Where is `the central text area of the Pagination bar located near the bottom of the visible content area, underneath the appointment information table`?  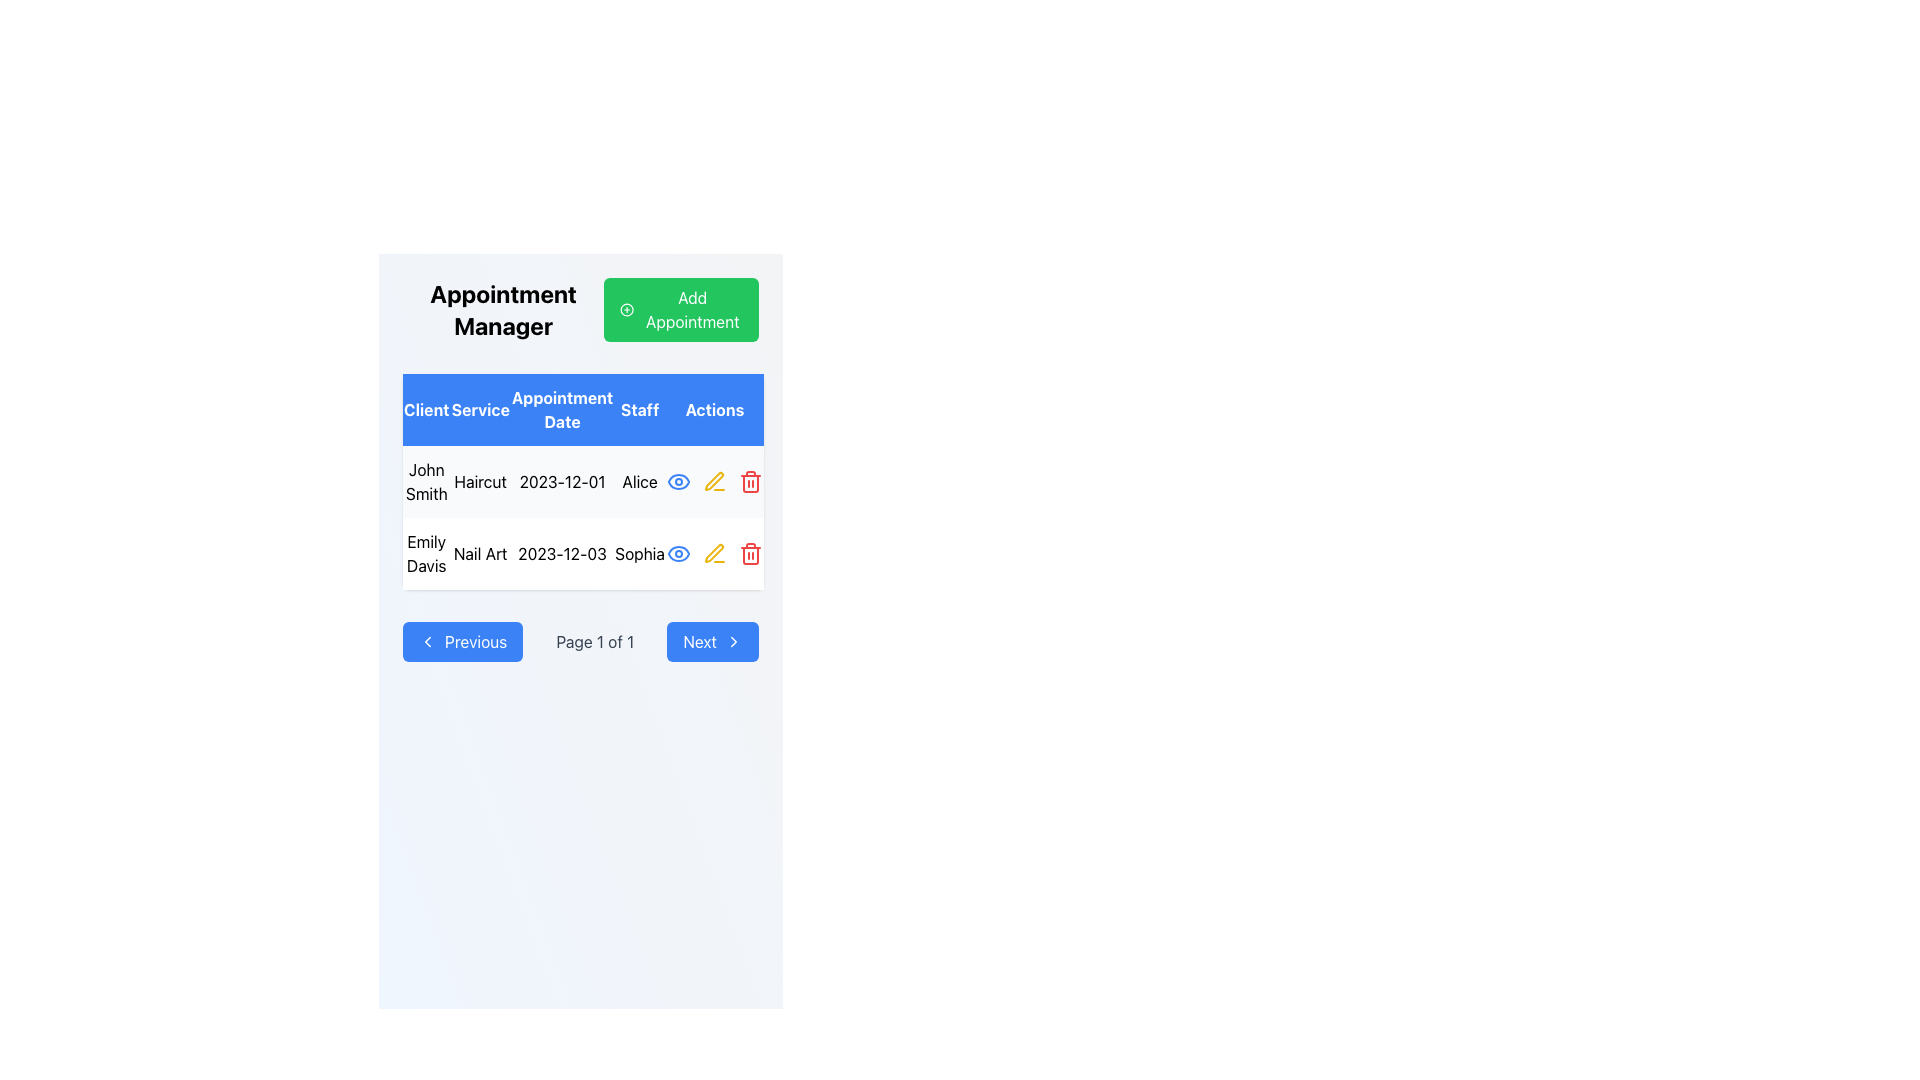 the central text area of the Pagination bar located near the bottom of the visible content area, underneath the appointment information table is located at coordinates (579, 641).